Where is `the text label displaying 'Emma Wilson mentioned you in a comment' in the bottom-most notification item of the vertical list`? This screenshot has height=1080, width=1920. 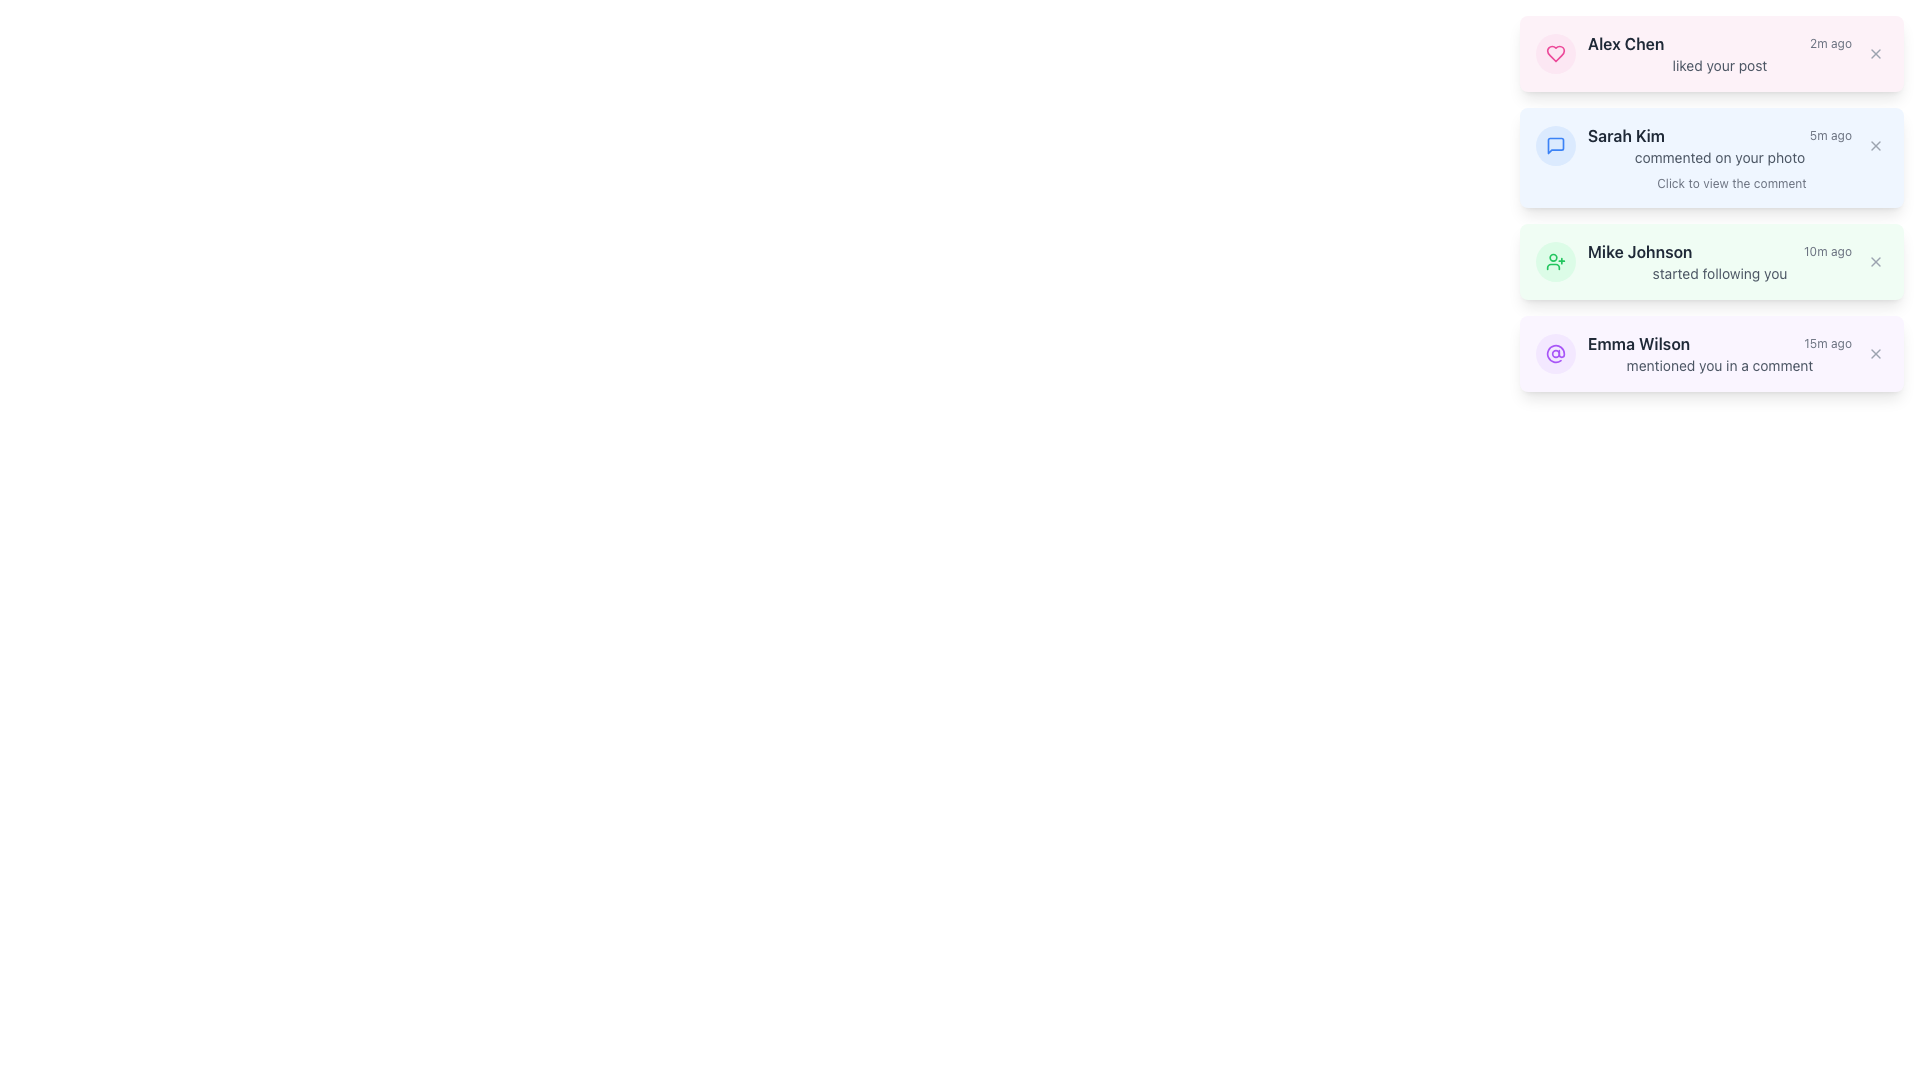 the text label displaying 'Emma Wilson mentioned you in a comment' in the bottom-most notification item of the vertical list is located at coordinates (1639, 342).